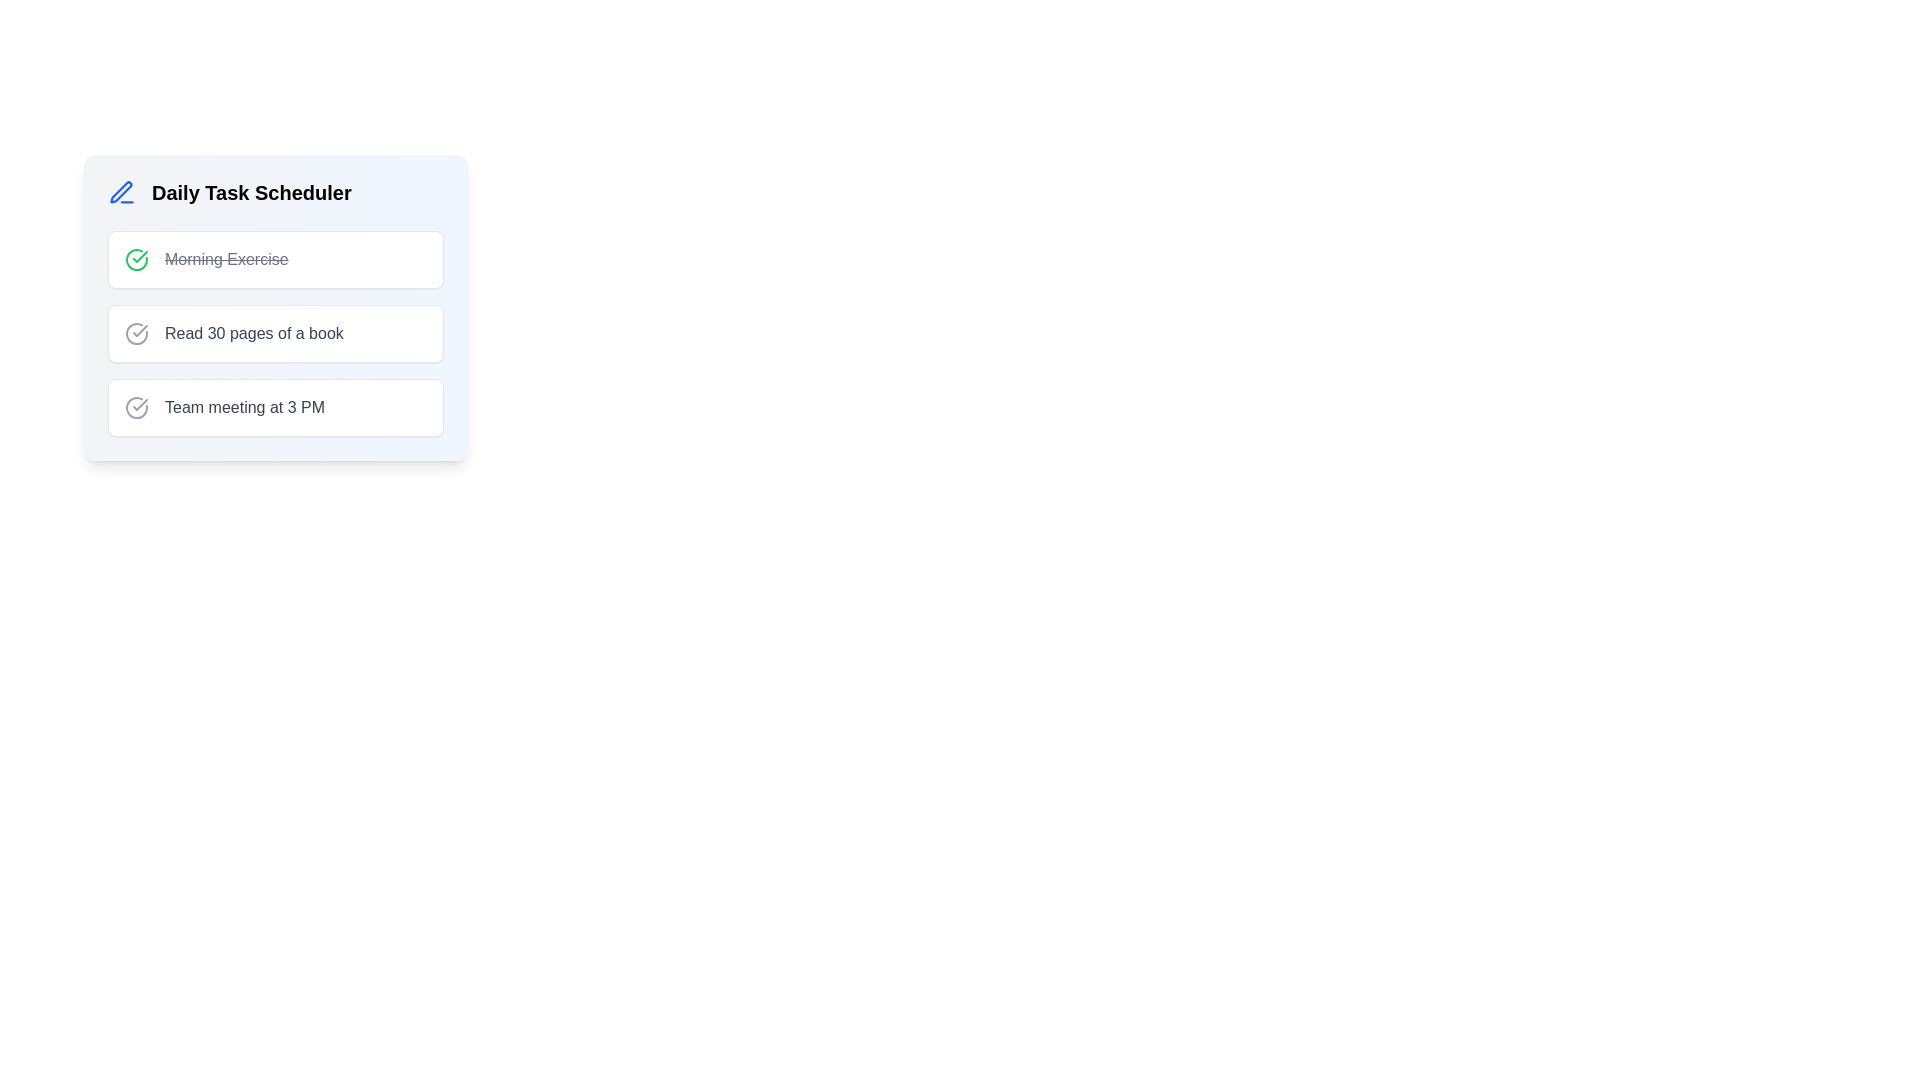  I want to click on the visual indicator icon associated with the 'Morning Exercise' task in the 'Daily Task Scheduler' section to interact with it, so click(136, 258).